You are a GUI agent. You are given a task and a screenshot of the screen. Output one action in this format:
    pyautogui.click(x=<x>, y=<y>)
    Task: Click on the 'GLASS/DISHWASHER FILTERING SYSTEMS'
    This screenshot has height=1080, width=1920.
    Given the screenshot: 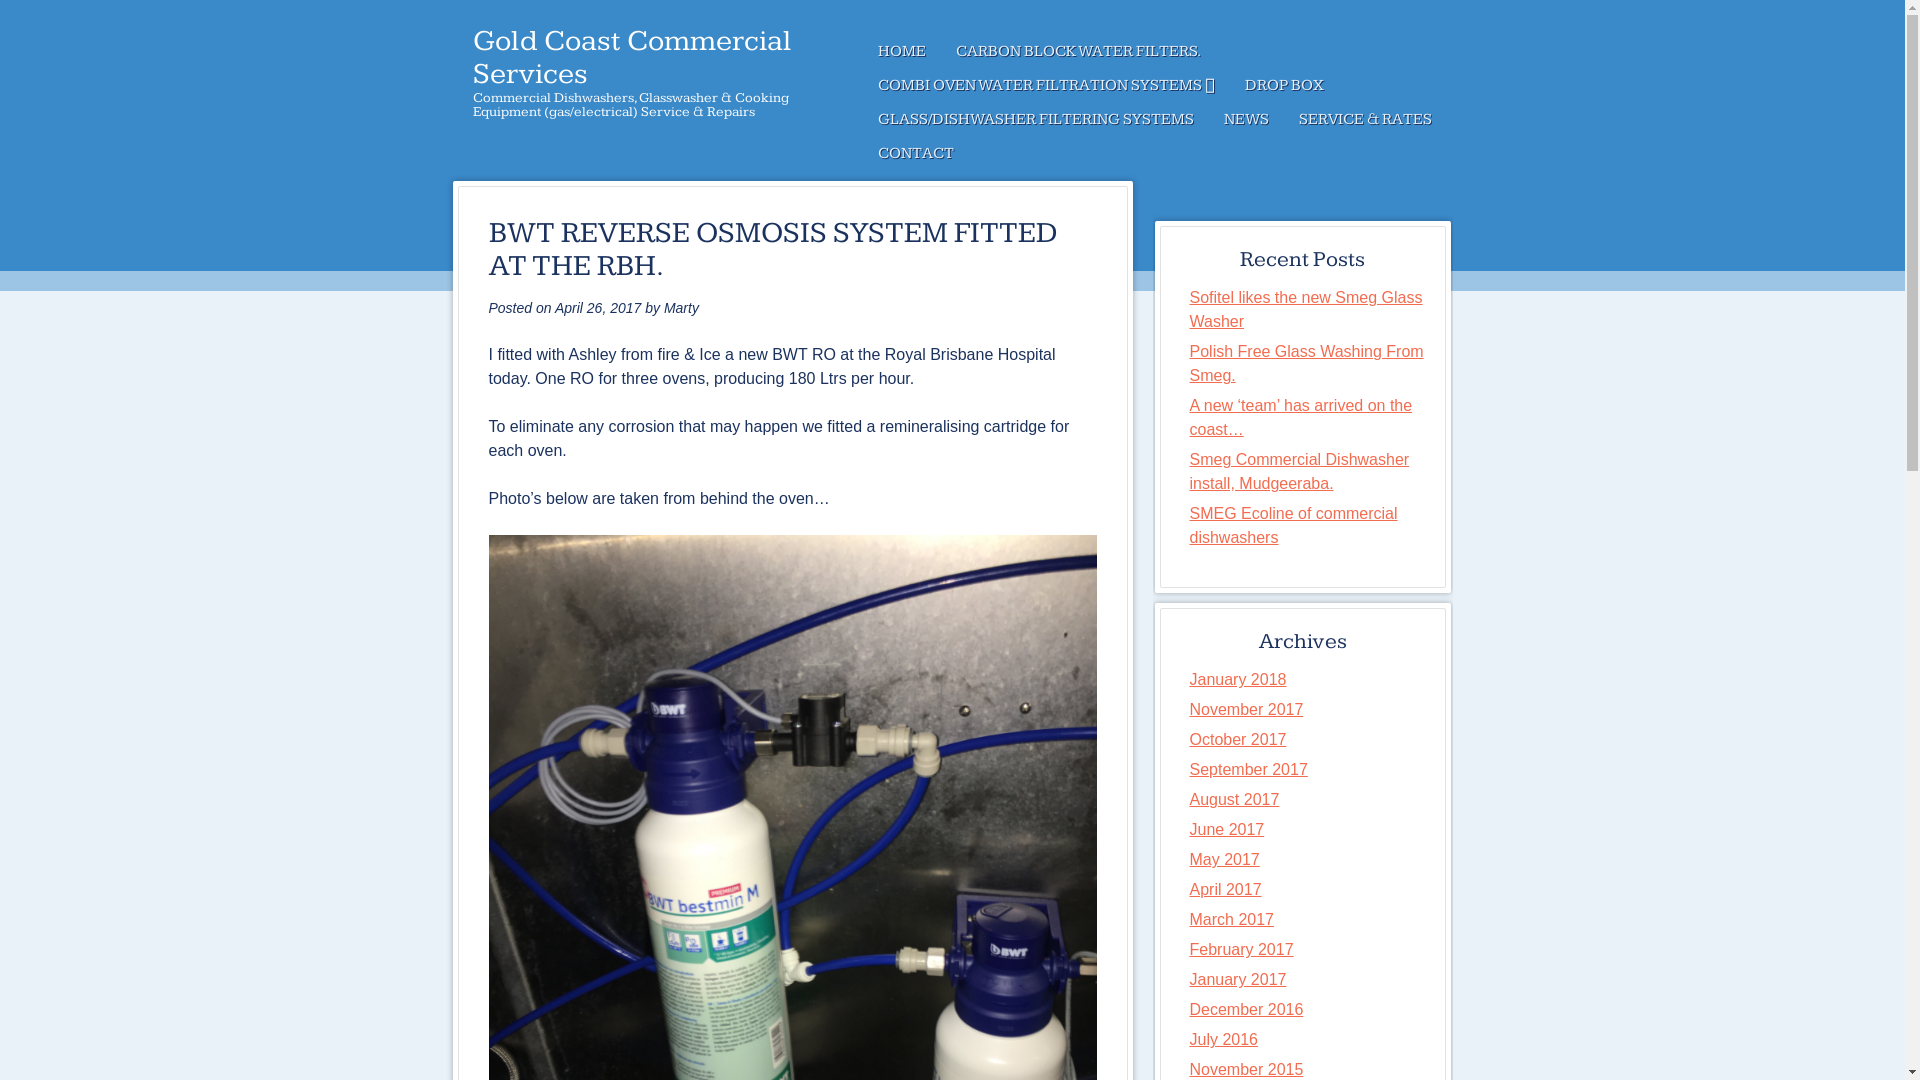 What is the action you would take?
    pyautogui.click(x=1035, y=119)
    